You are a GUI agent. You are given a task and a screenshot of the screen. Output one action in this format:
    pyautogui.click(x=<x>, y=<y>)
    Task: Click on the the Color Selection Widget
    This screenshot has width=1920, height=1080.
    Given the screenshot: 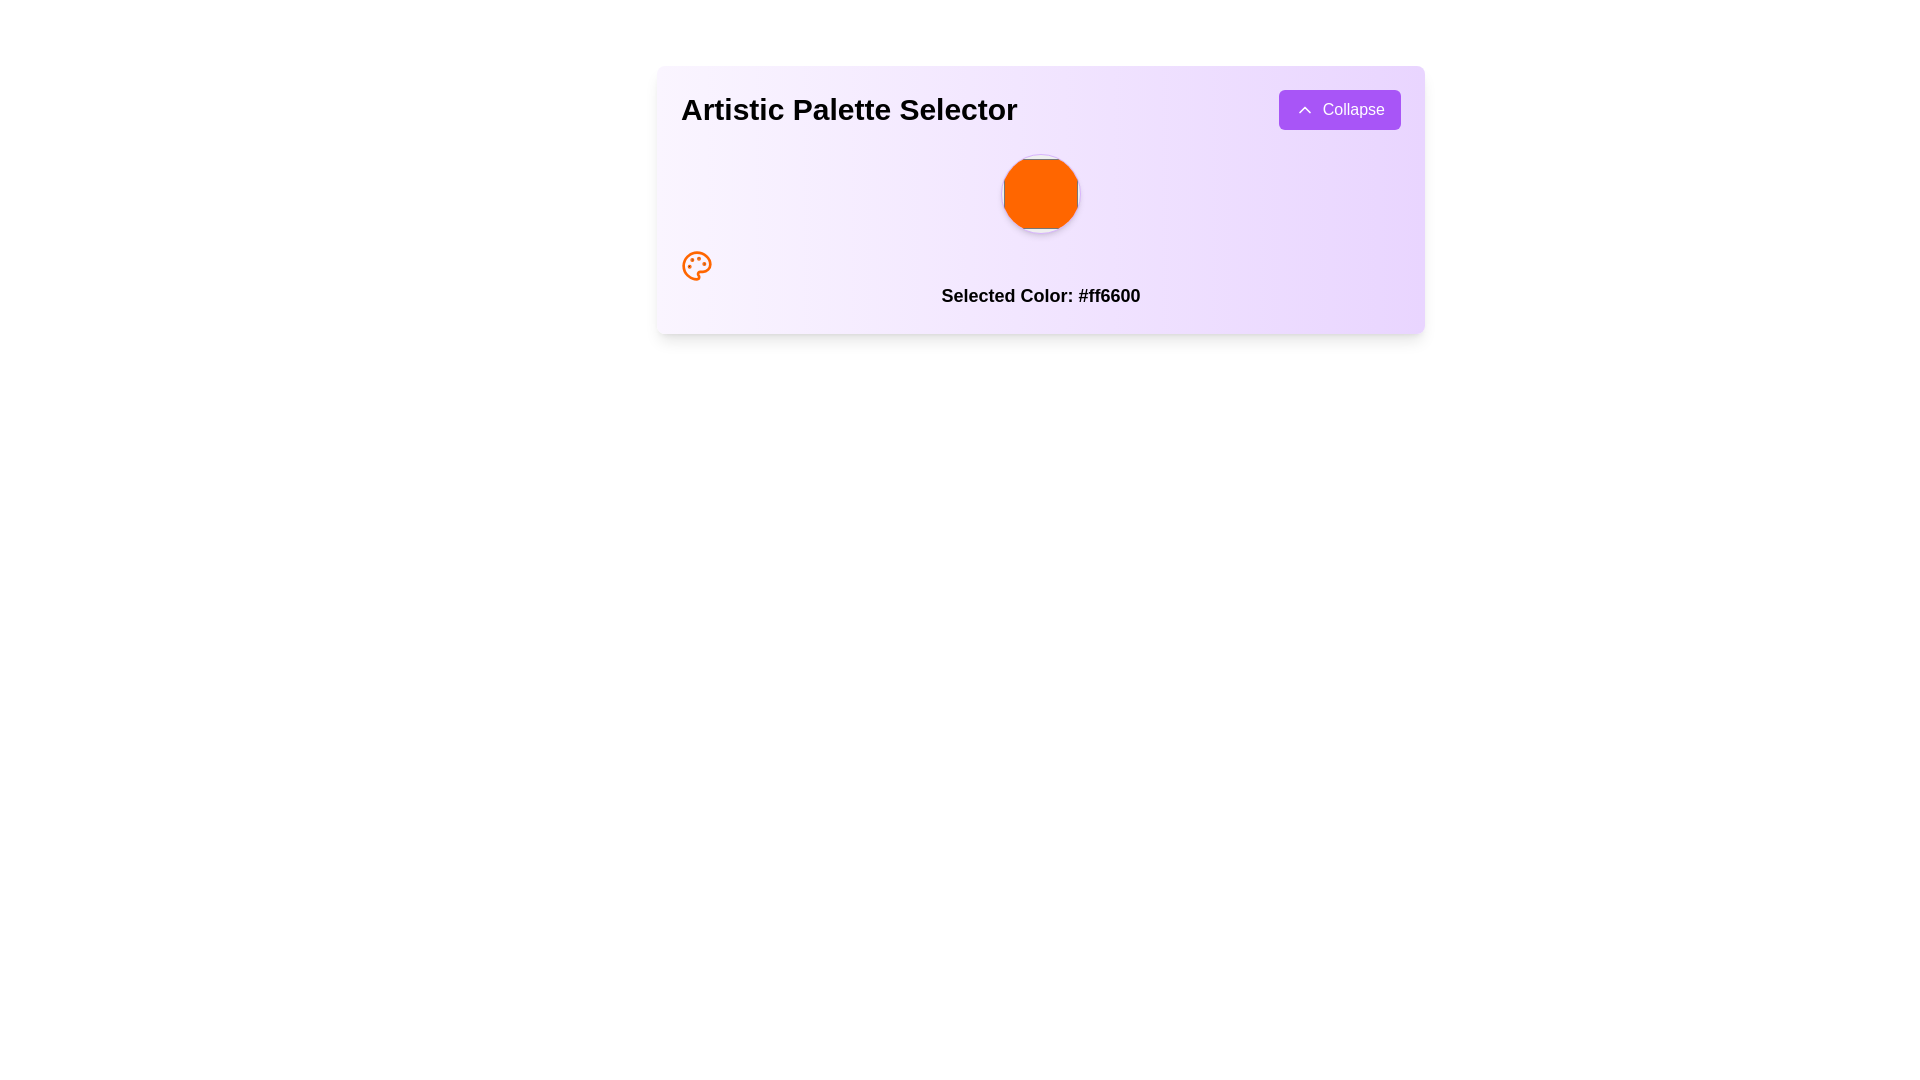 What is the action you would take?
    pyautogui.click(x=1040, y=193)
    